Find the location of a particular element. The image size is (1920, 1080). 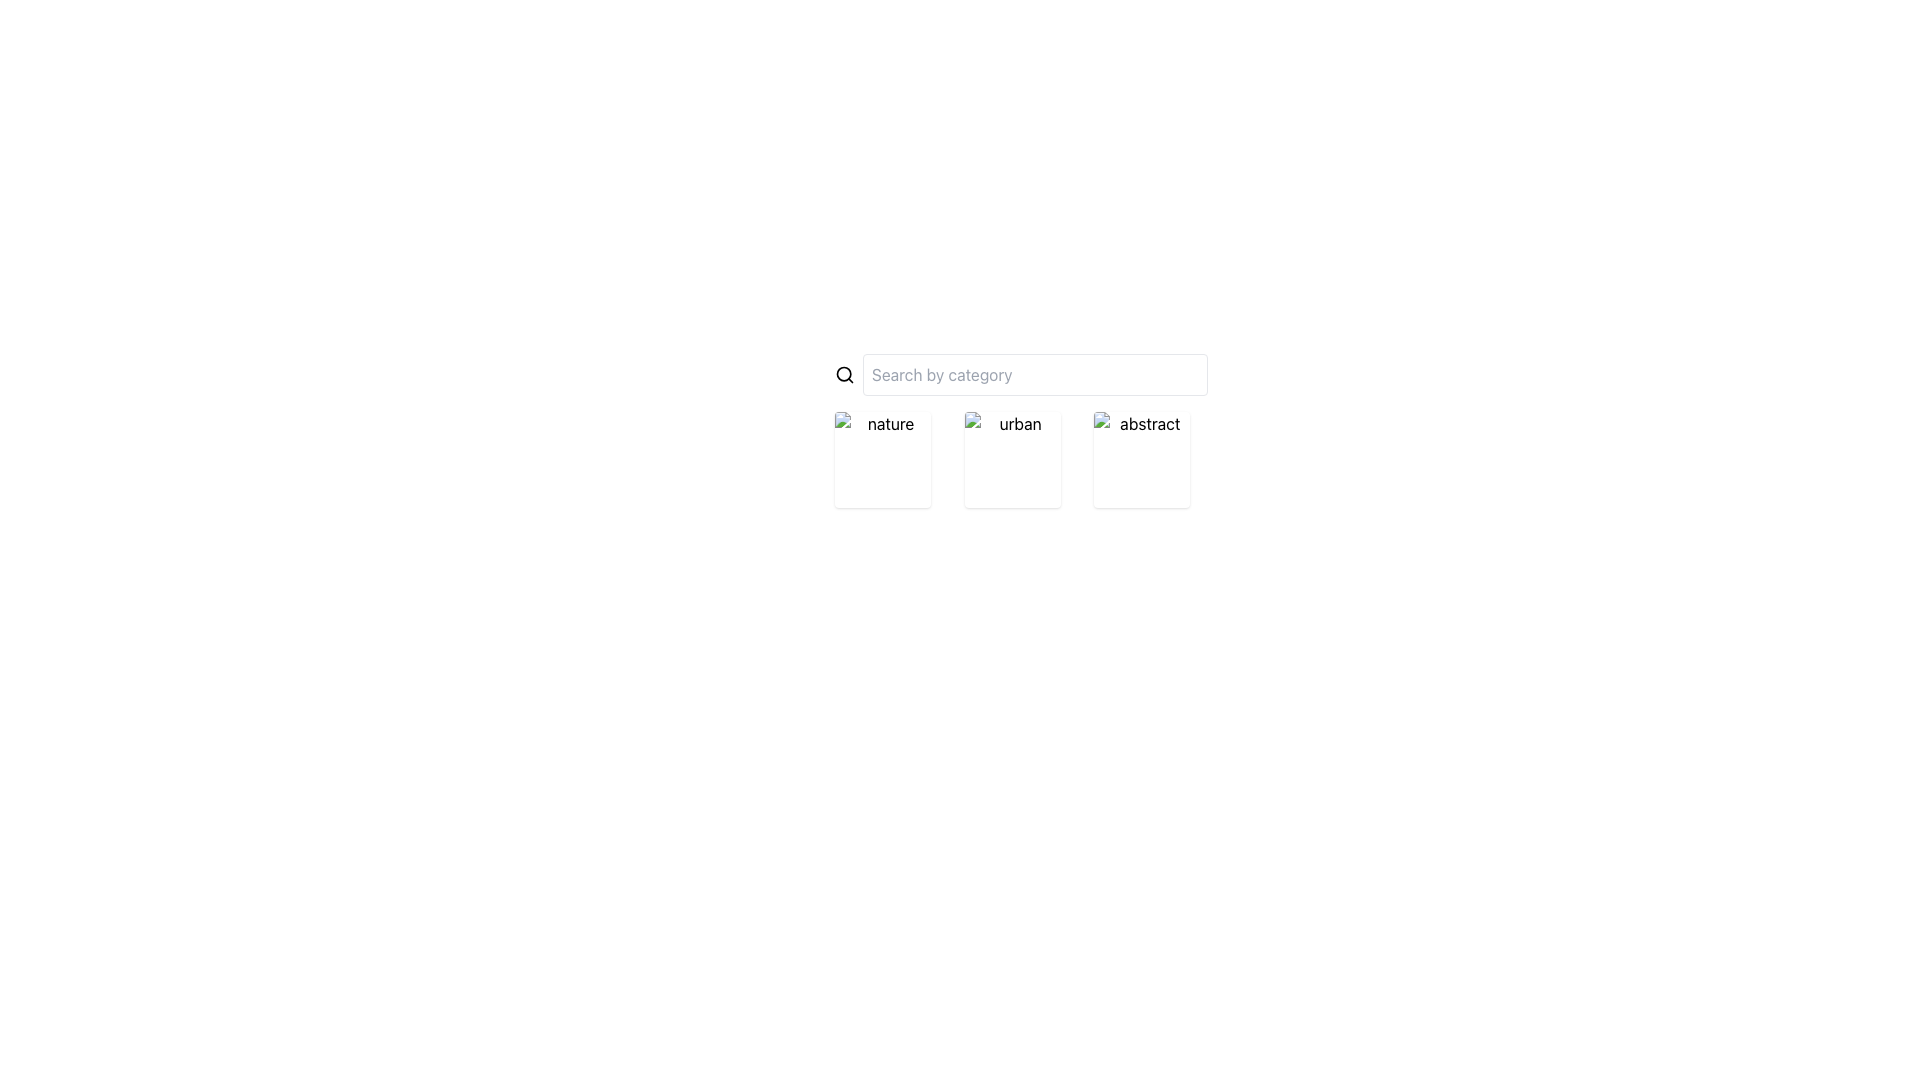

the 'abstract' selectable tile, which is the last in a row of three tiles labeled 'nature', 'urban', and 'abstract' is located at coordinates (1142, 459).